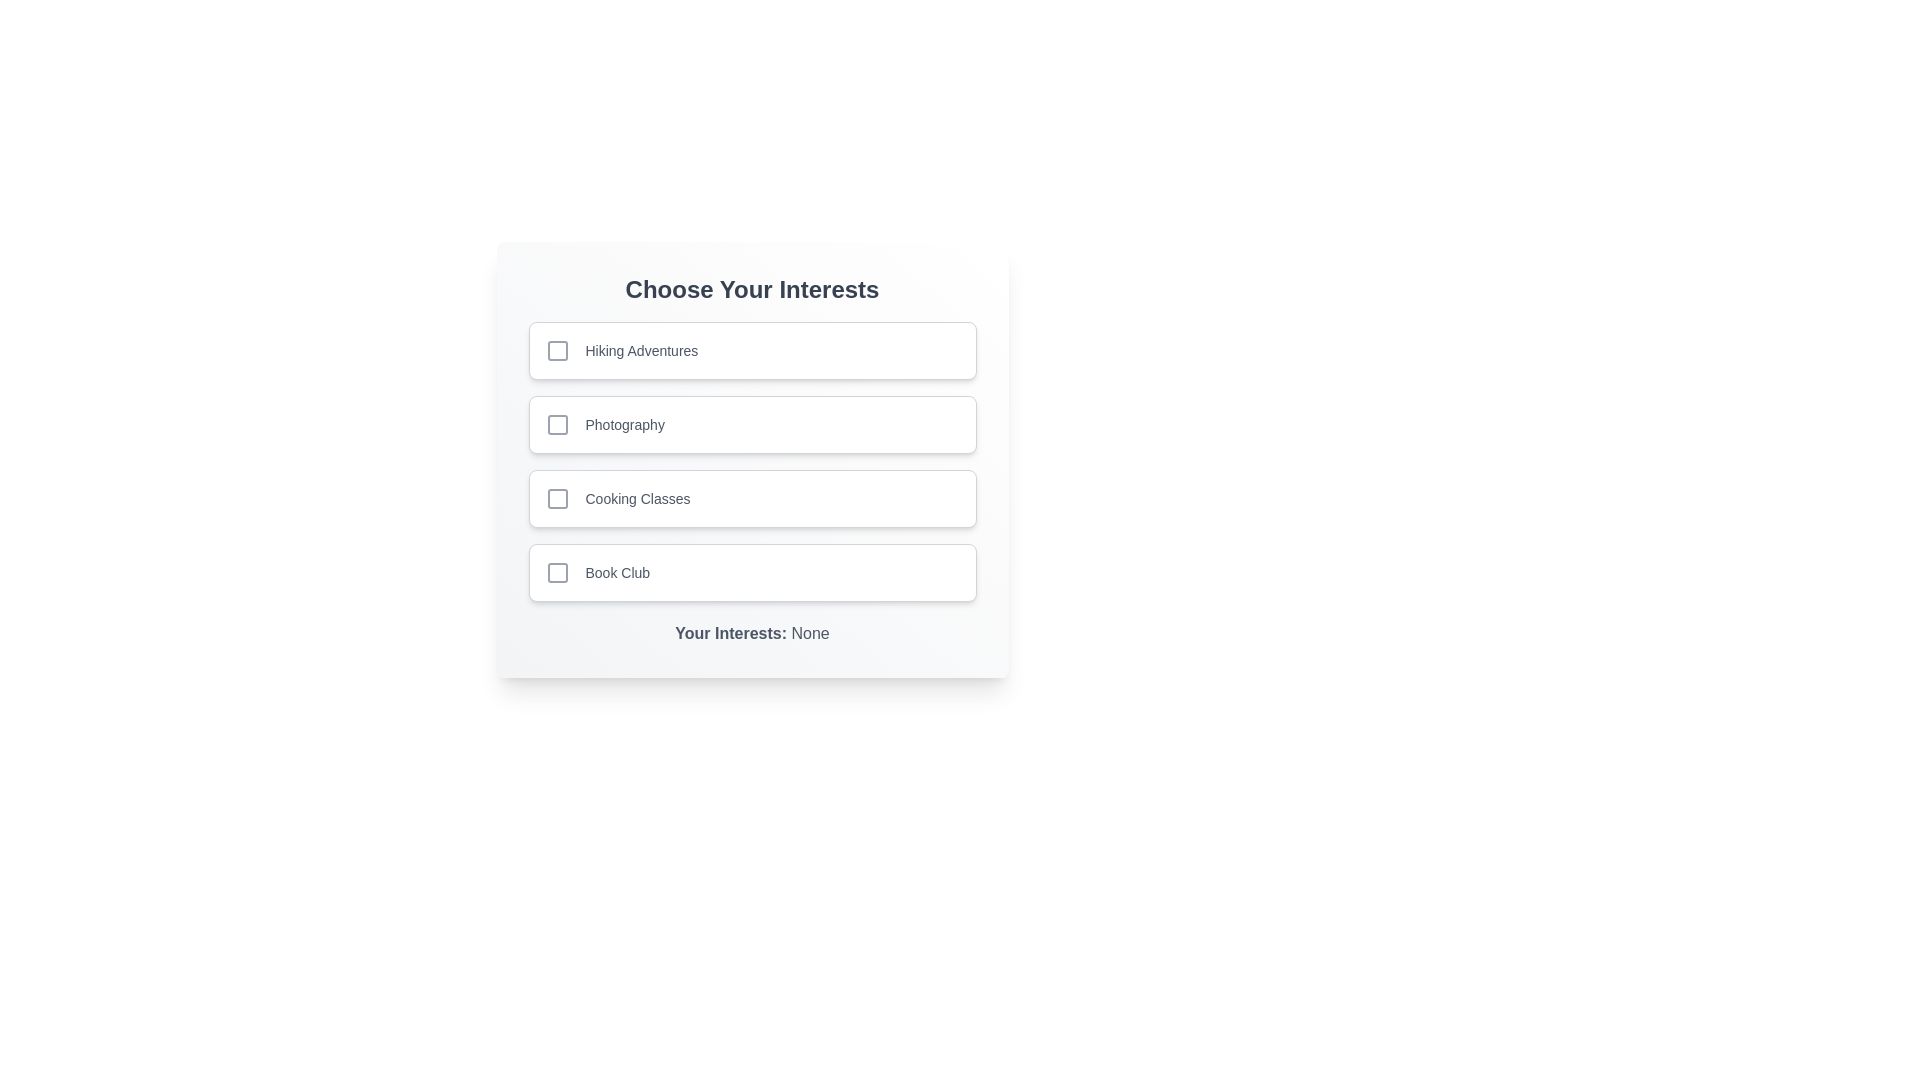  What do you see at coordinates (732, 633) in the screenshot?
I see `the text label 'Your Interests:' which is styled in bold and is located to the left of 'None' in a user feedback section` at bounding box center [732, 633].